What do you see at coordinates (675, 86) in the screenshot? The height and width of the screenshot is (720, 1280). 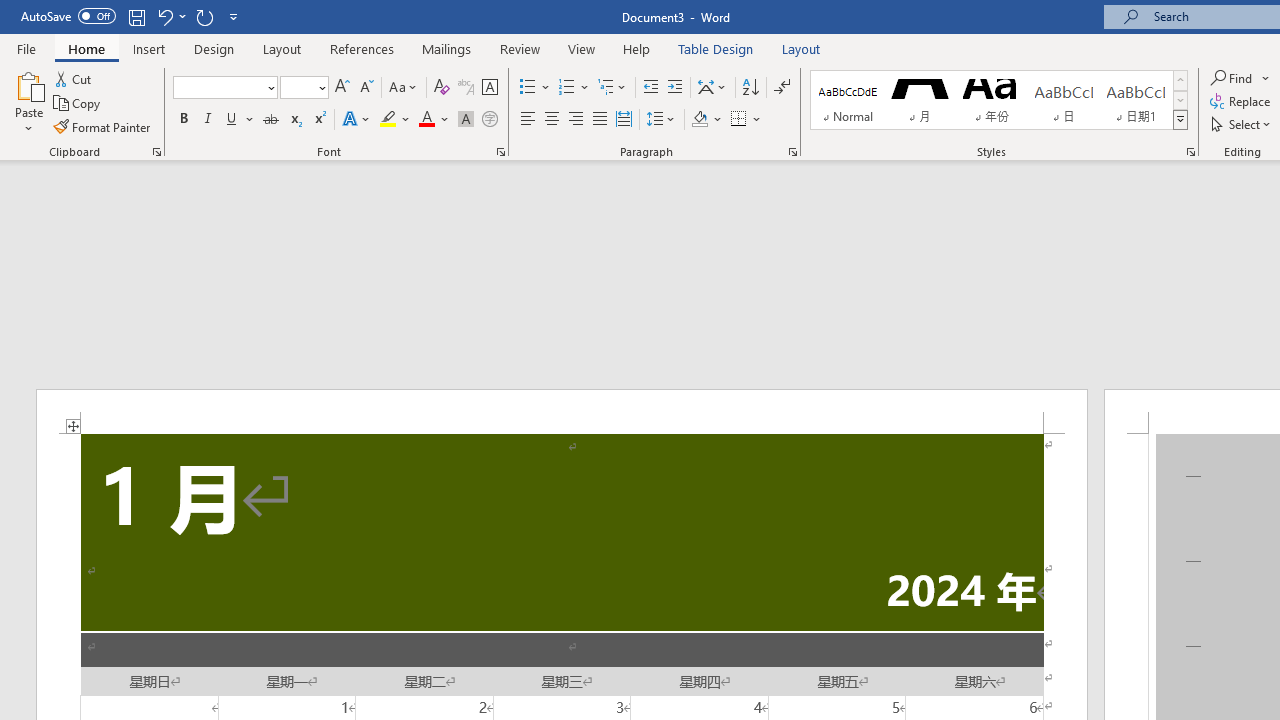 I see `'Increase Indent'` at bounding box center [675, 86].